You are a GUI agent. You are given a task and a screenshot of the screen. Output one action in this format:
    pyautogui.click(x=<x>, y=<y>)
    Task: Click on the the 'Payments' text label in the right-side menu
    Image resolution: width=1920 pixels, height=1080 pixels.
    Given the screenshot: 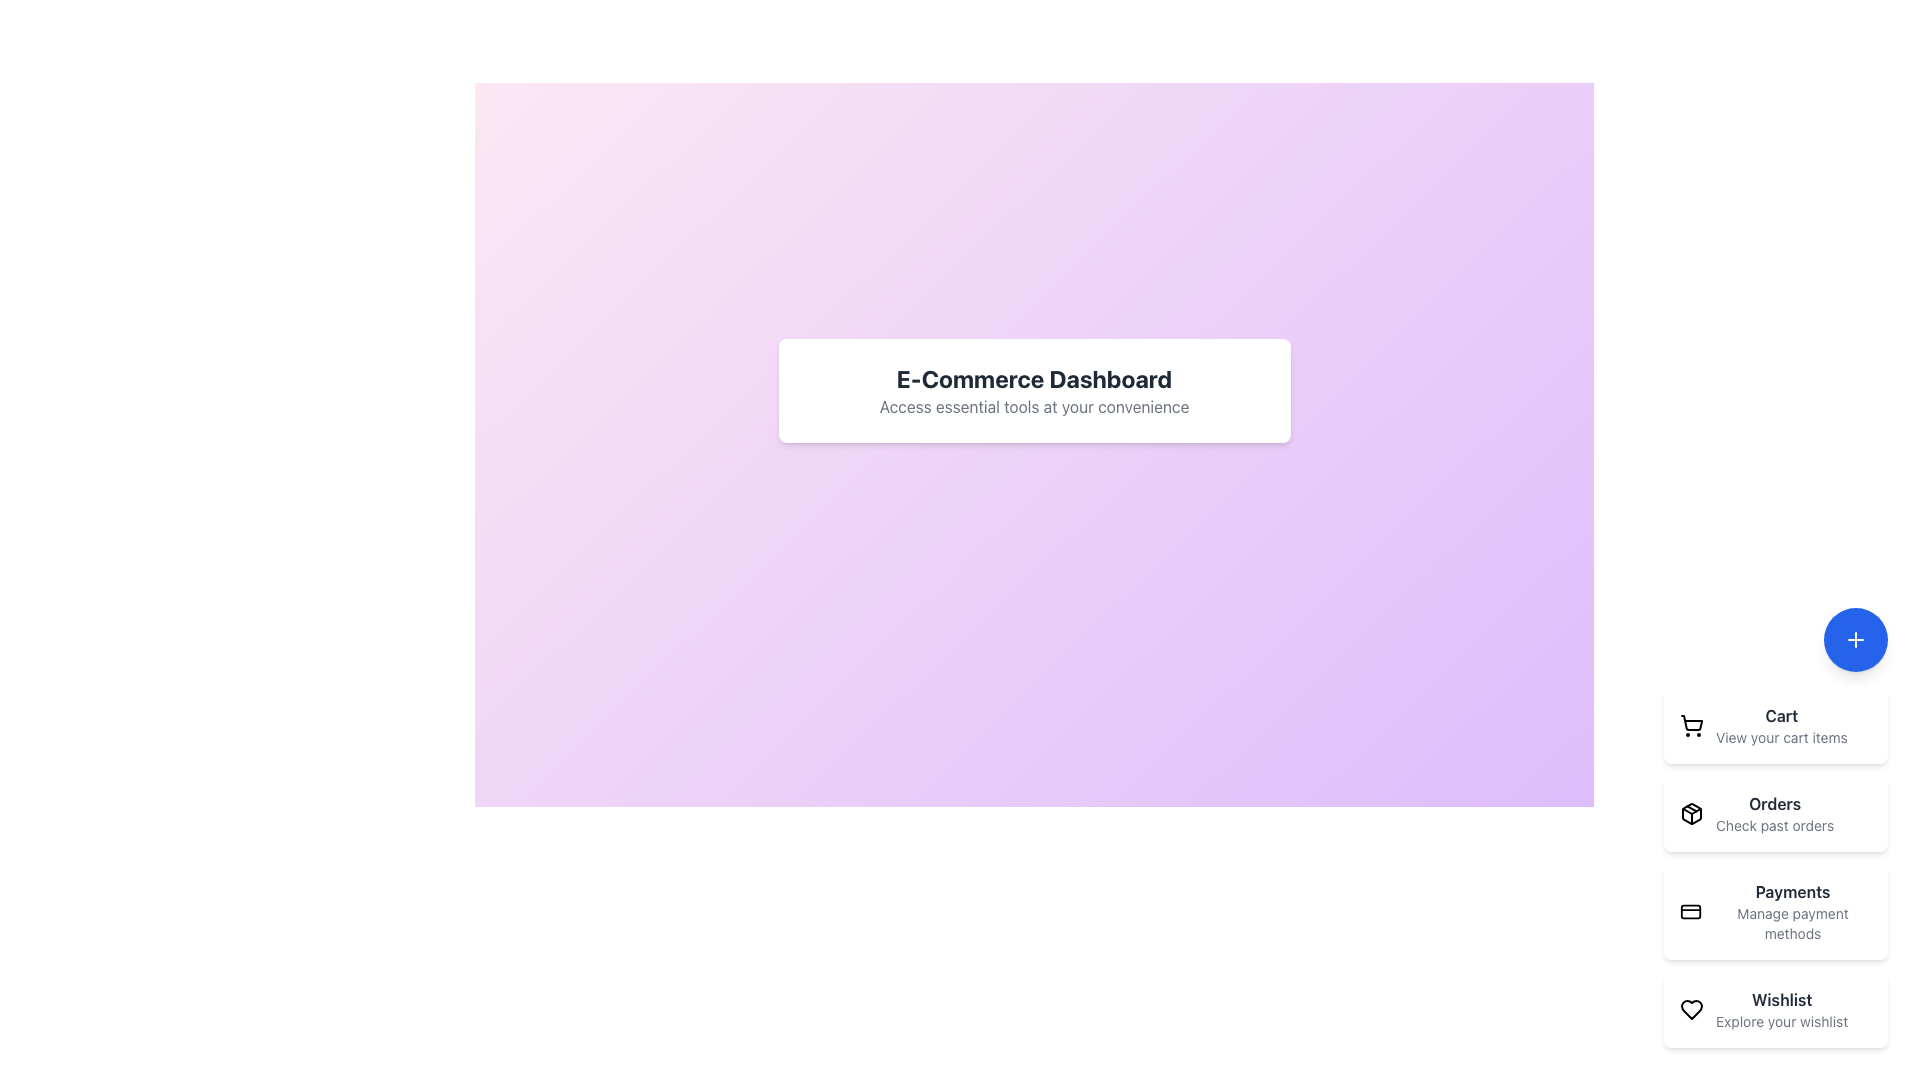 What is the action you would take?
    pyautogui.click(x=1793, y=911)
    